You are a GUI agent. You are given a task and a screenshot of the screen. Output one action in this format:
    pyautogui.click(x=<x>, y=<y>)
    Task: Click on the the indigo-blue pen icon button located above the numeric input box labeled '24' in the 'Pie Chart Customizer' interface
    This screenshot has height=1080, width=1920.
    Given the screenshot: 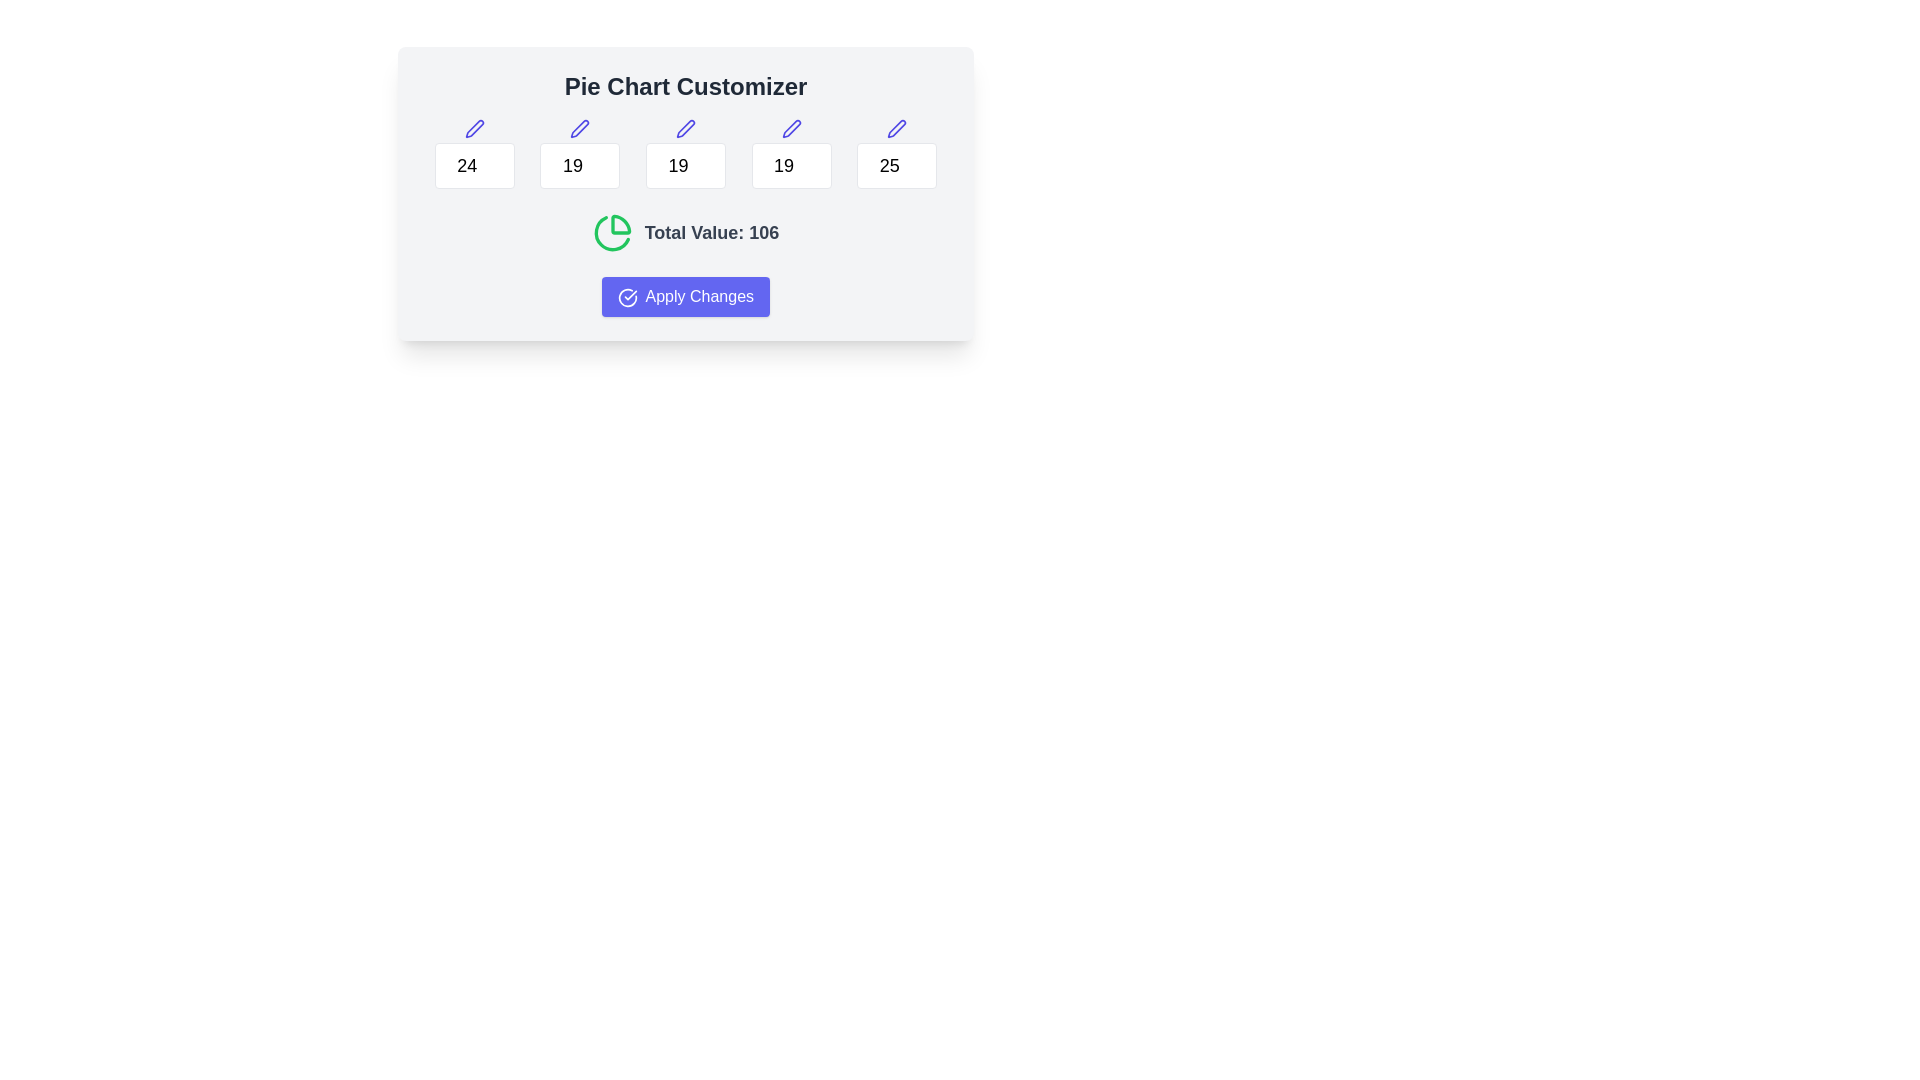 What is the action you would take?
    pyautogui.click(x=473, y=128)
    